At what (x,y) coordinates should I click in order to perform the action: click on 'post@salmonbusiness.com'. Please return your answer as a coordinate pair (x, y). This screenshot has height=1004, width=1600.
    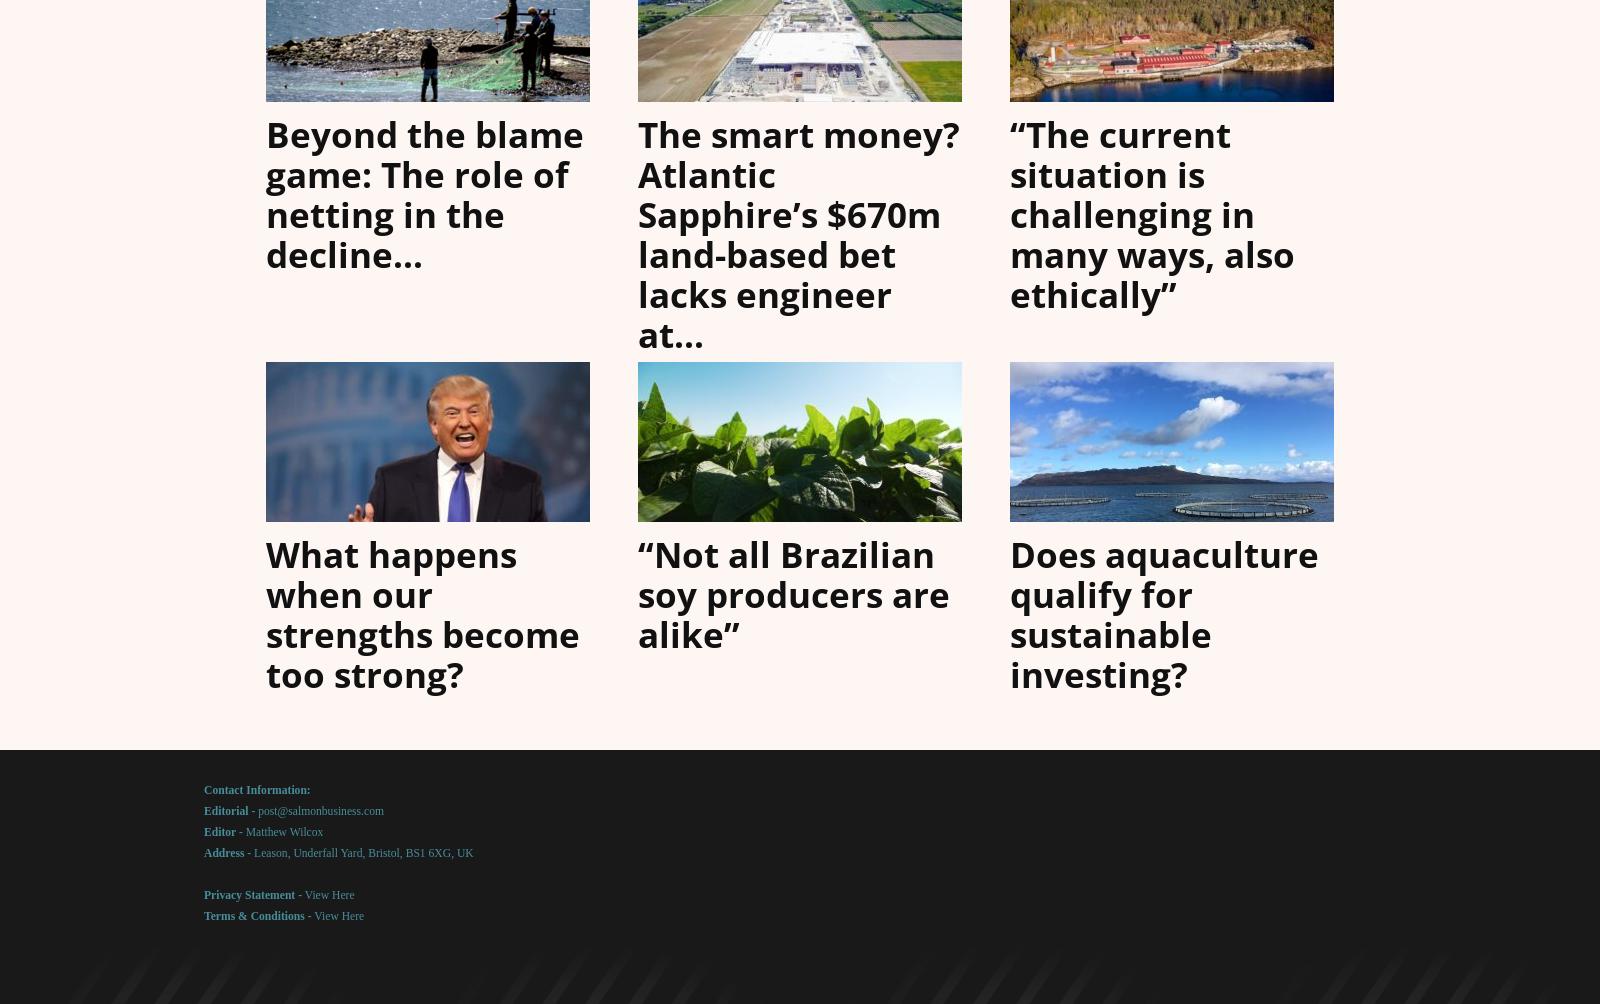
    Looking at the image, I should click on (320, 810).